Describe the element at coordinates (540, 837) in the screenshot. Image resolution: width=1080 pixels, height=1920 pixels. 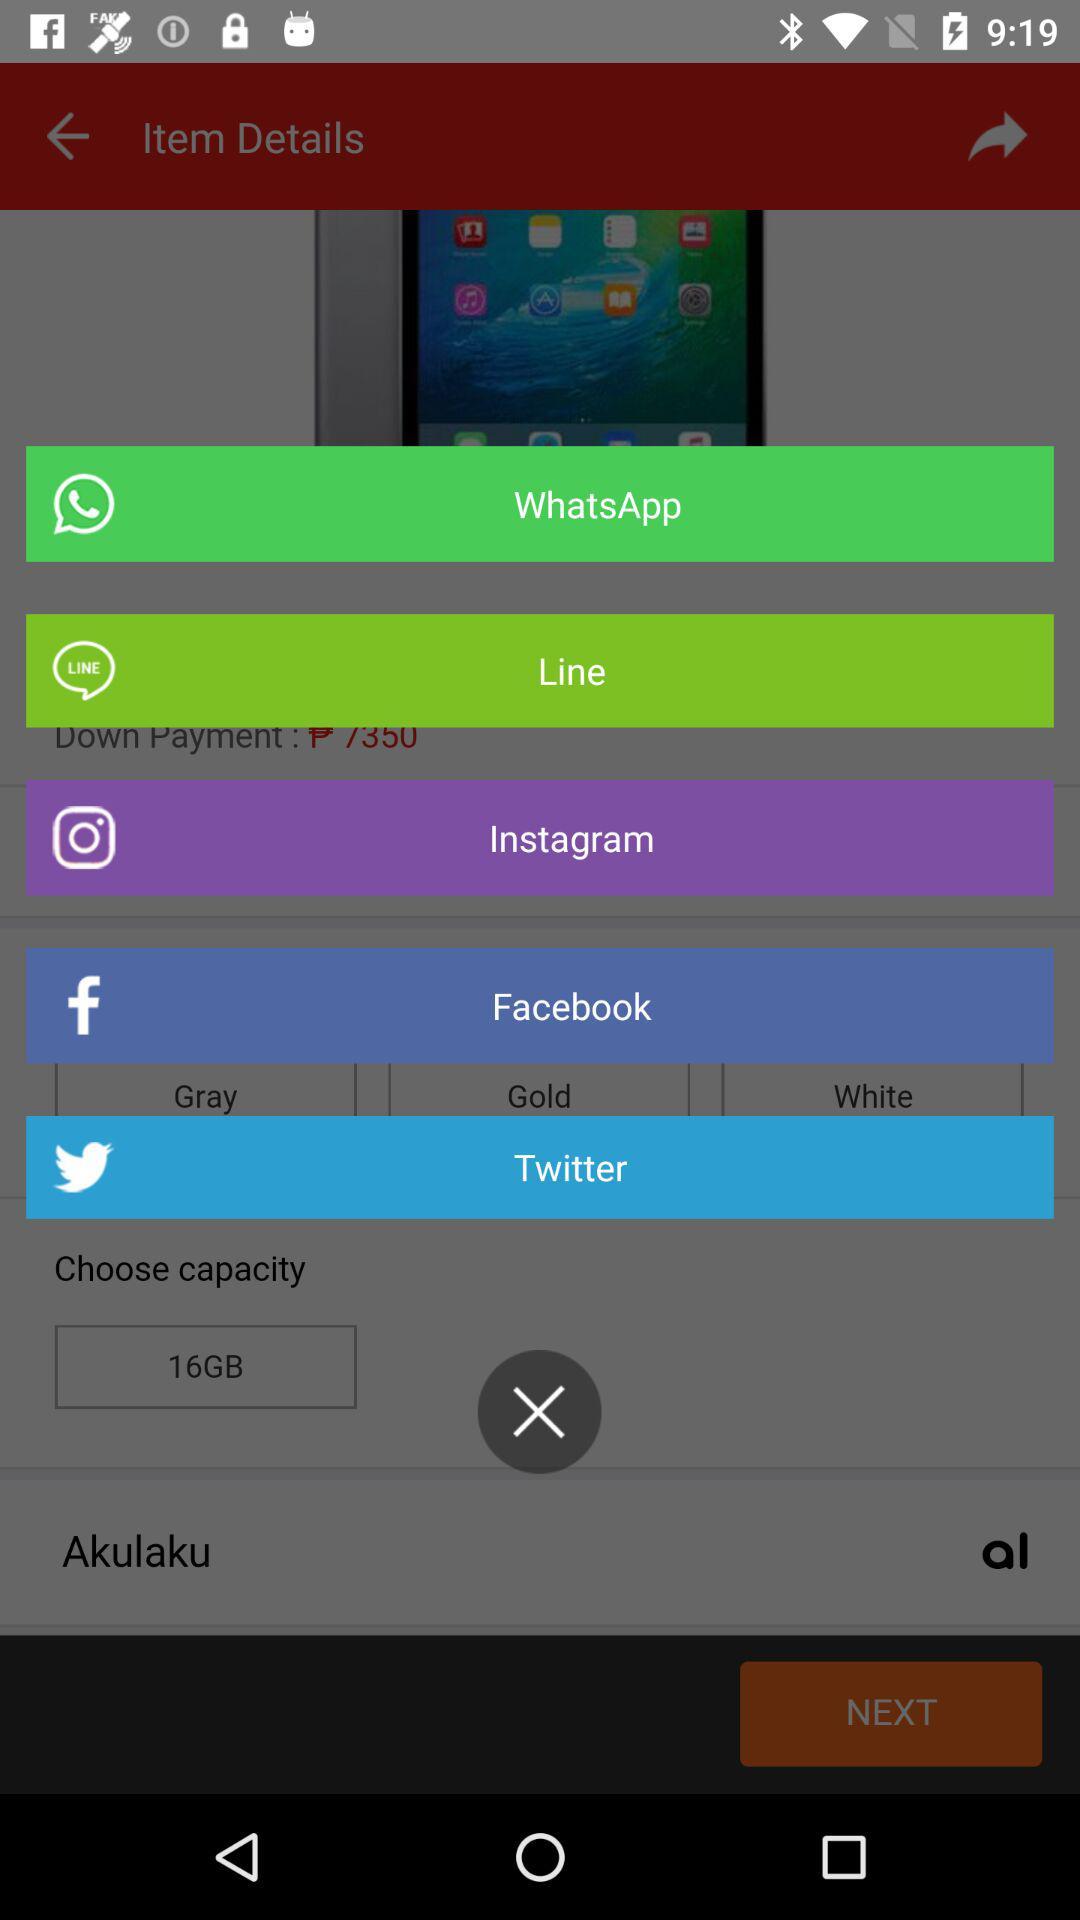
I see `instagram icon` at that location.